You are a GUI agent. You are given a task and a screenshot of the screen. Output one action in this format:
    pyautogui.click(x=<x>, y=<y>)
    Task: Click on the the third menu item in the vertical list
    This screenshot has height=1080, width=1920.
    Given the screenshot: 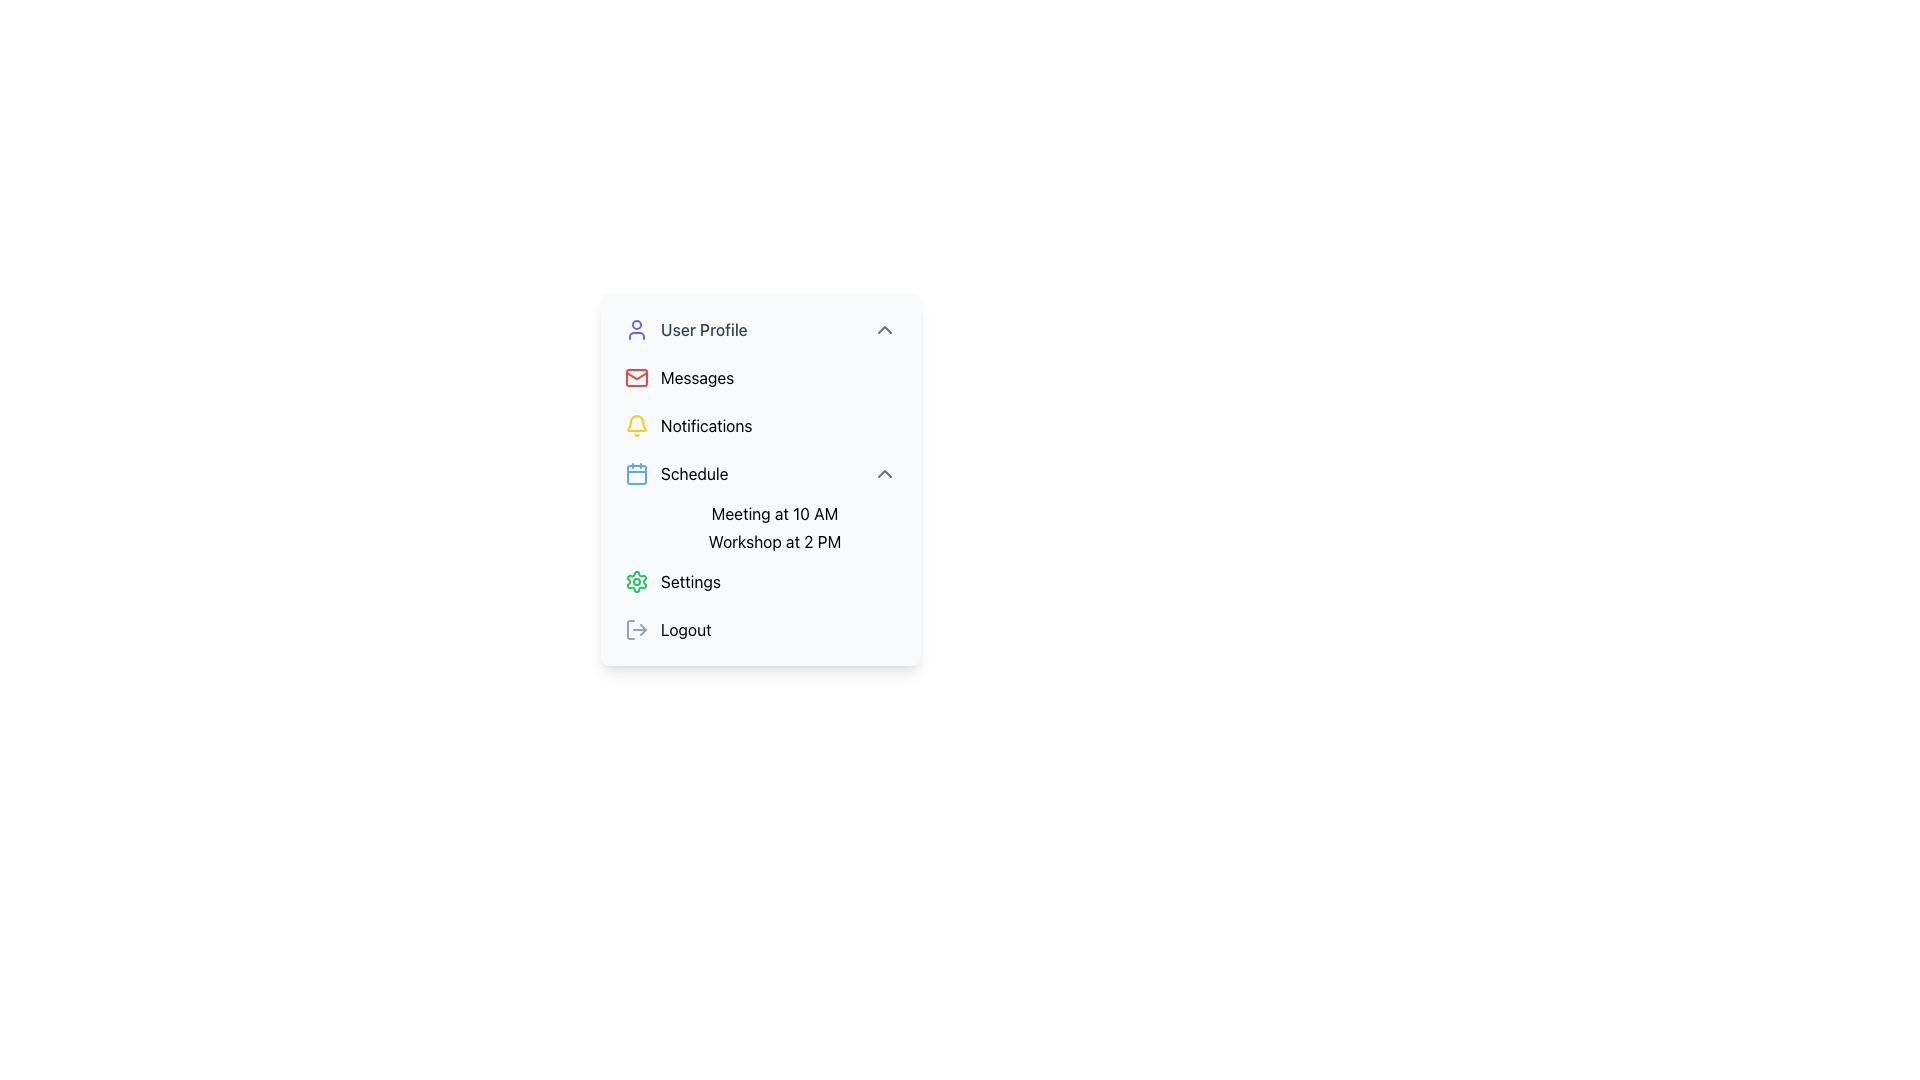 What is the action you would take?
    pyautogui.click(x=760, y=474)
    